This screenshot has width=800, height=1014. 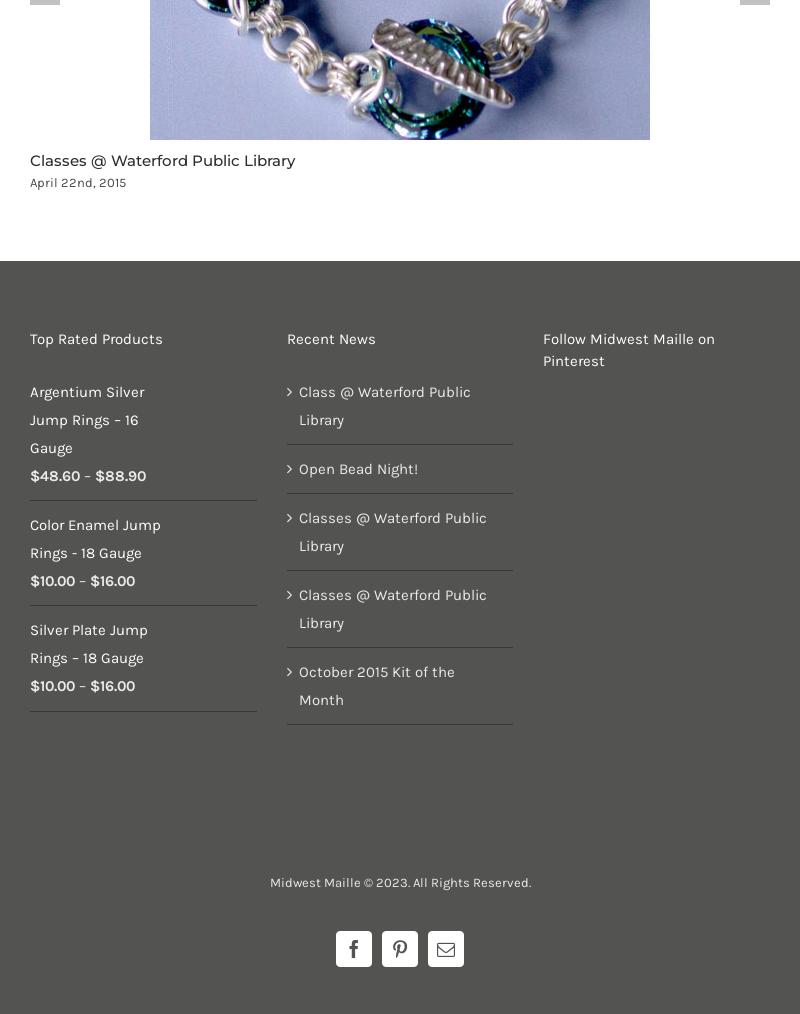 What do you see at coordinates (629, 348) in the screenshot?
I see `'Follow Midwest Maille on Pinterest'` at bounding box center [629, 348].